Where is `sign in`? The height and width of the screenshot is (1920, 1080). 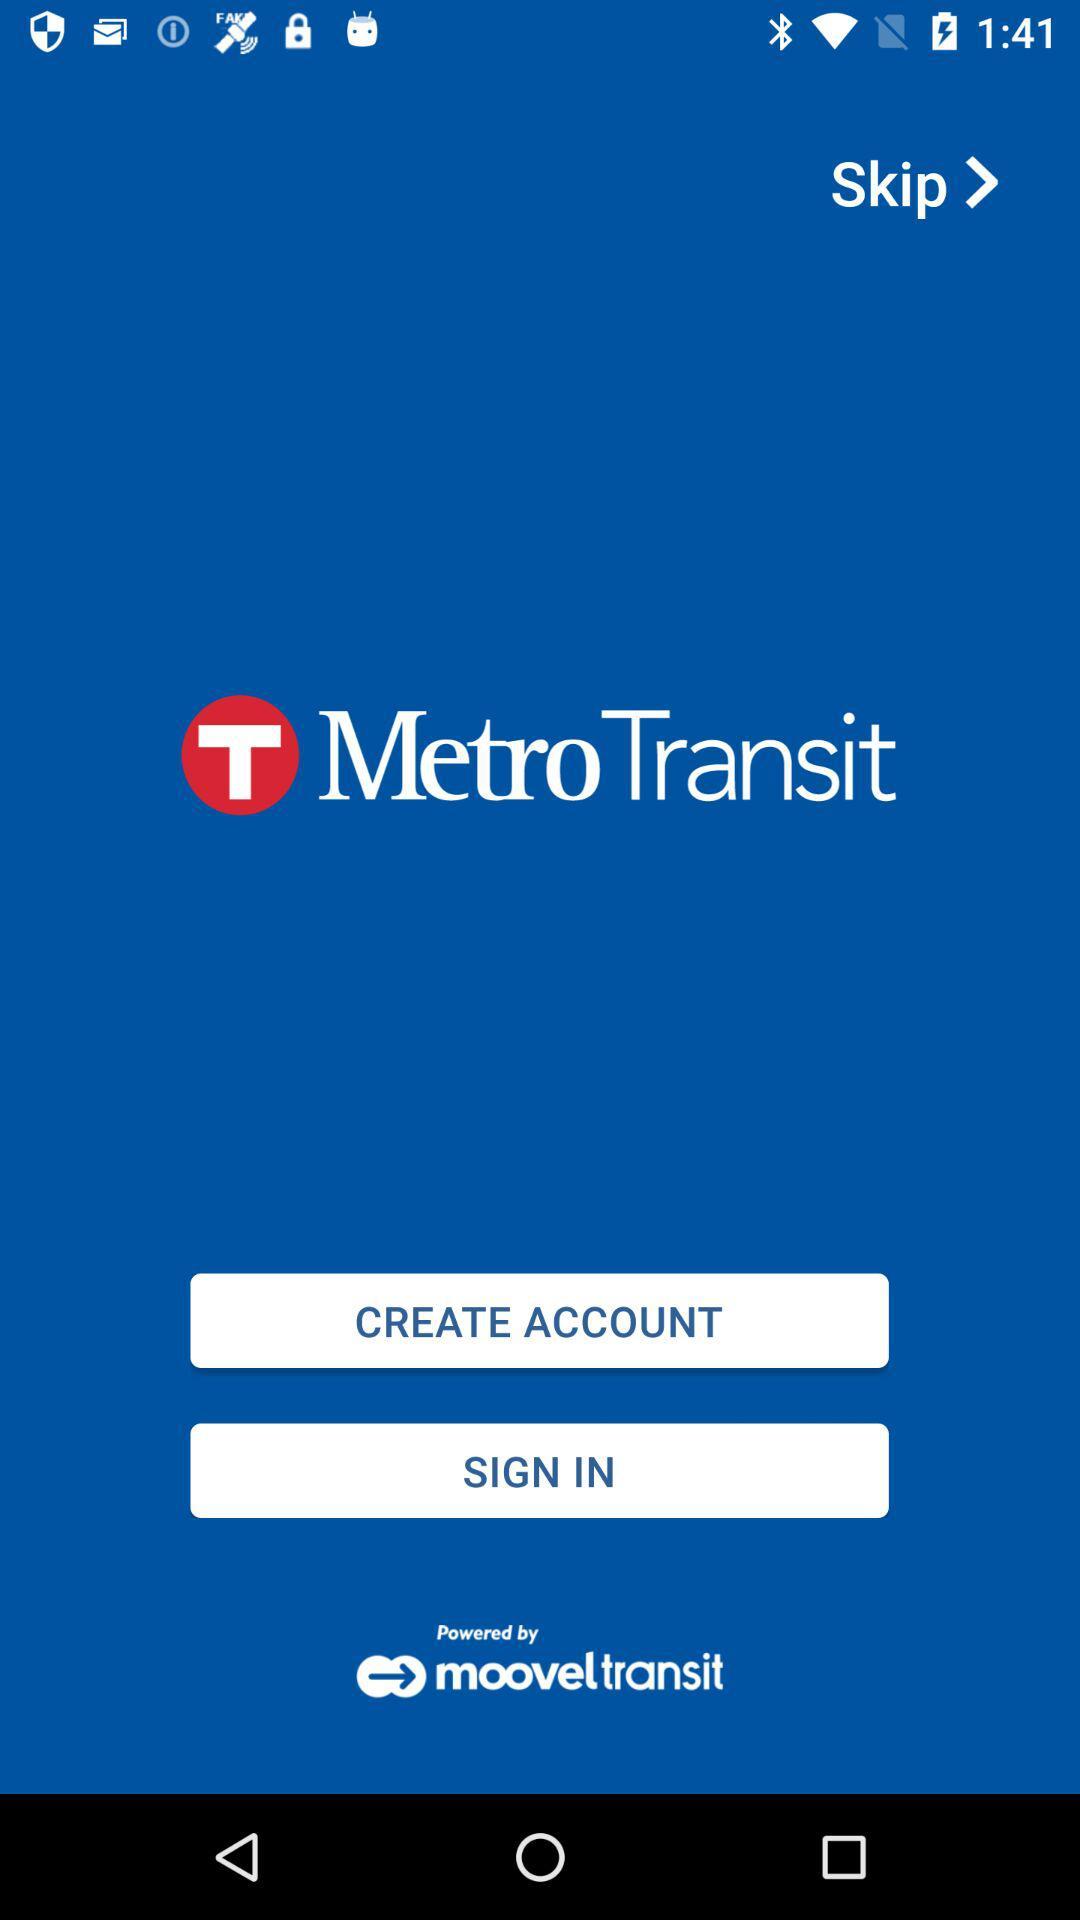
sign in is located at coordinates (538, 1470).